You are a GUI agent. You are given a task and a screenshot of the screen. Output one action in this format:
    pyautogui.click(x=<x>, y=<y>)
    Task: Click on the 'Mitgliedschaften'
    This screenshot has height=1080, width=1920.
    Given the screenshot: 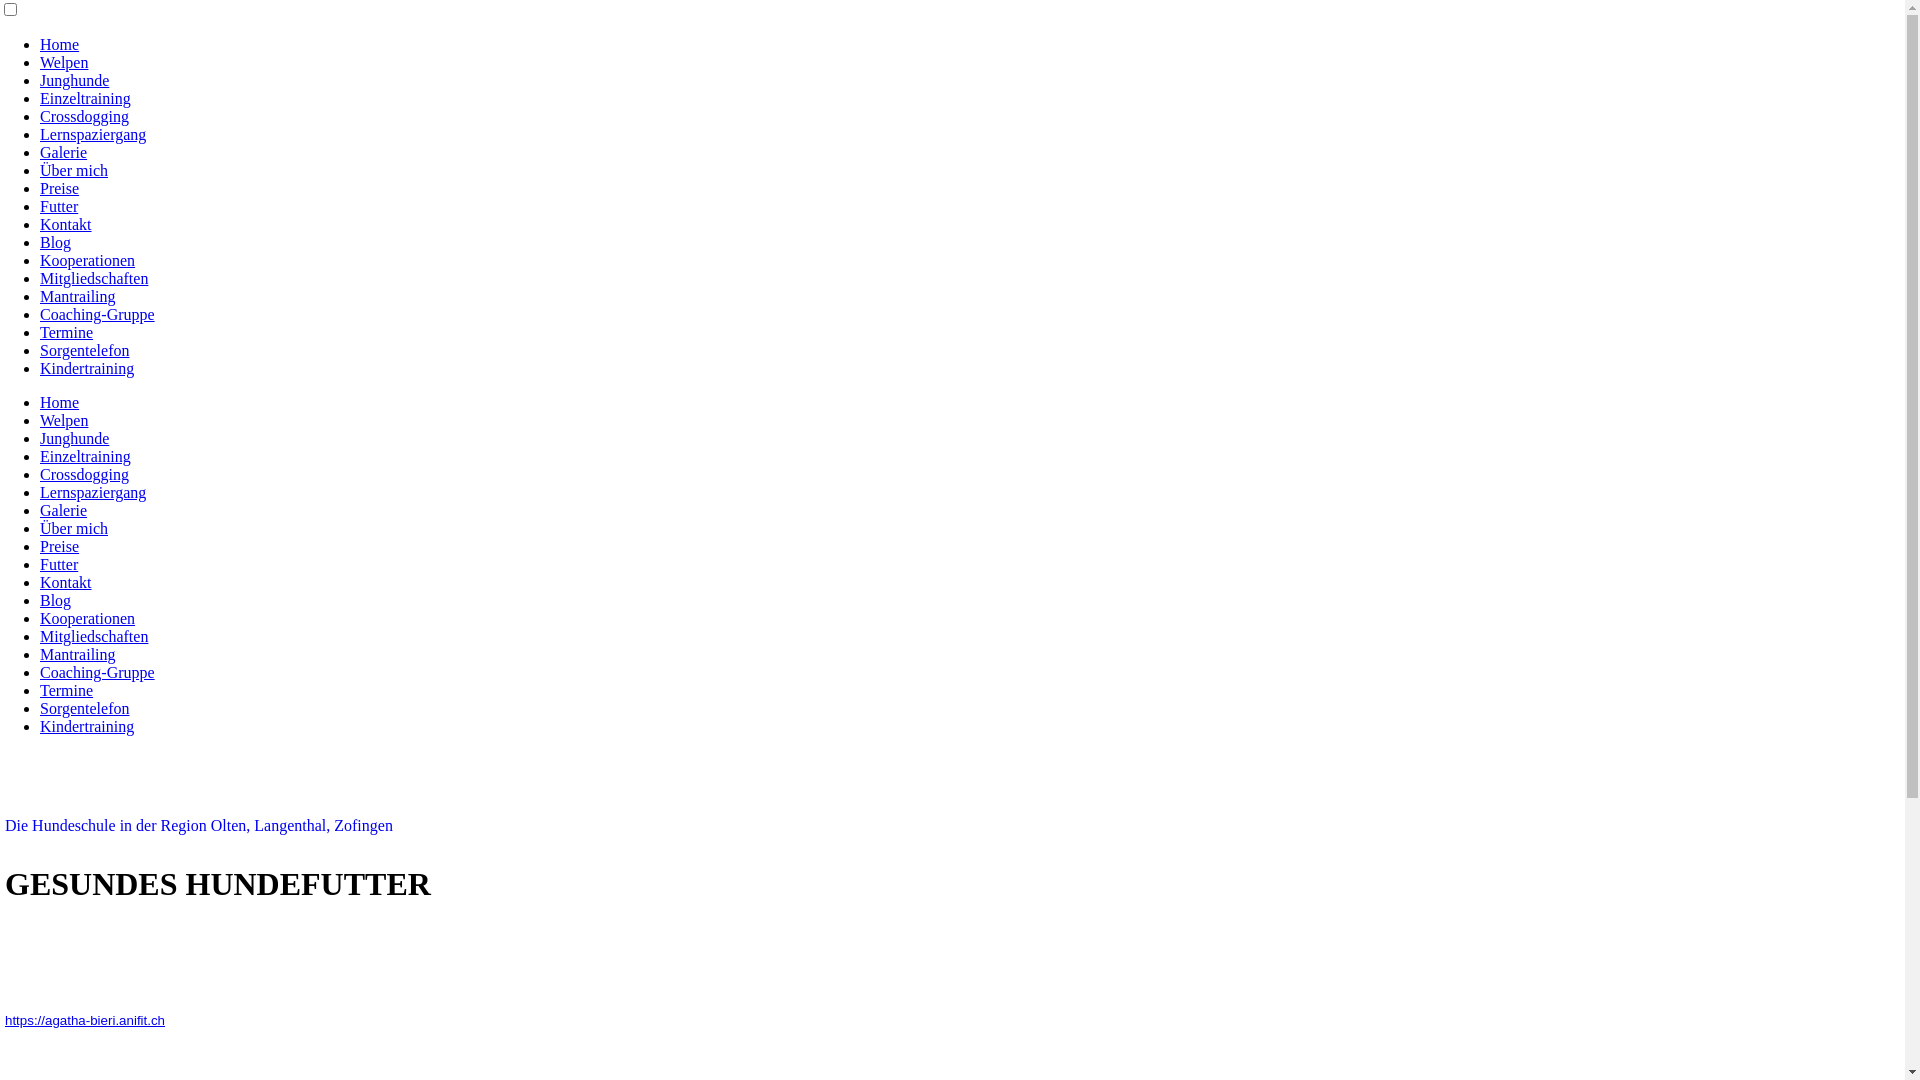 What is the action you would take?
    pyautogui.click(x=93, y=278)
    